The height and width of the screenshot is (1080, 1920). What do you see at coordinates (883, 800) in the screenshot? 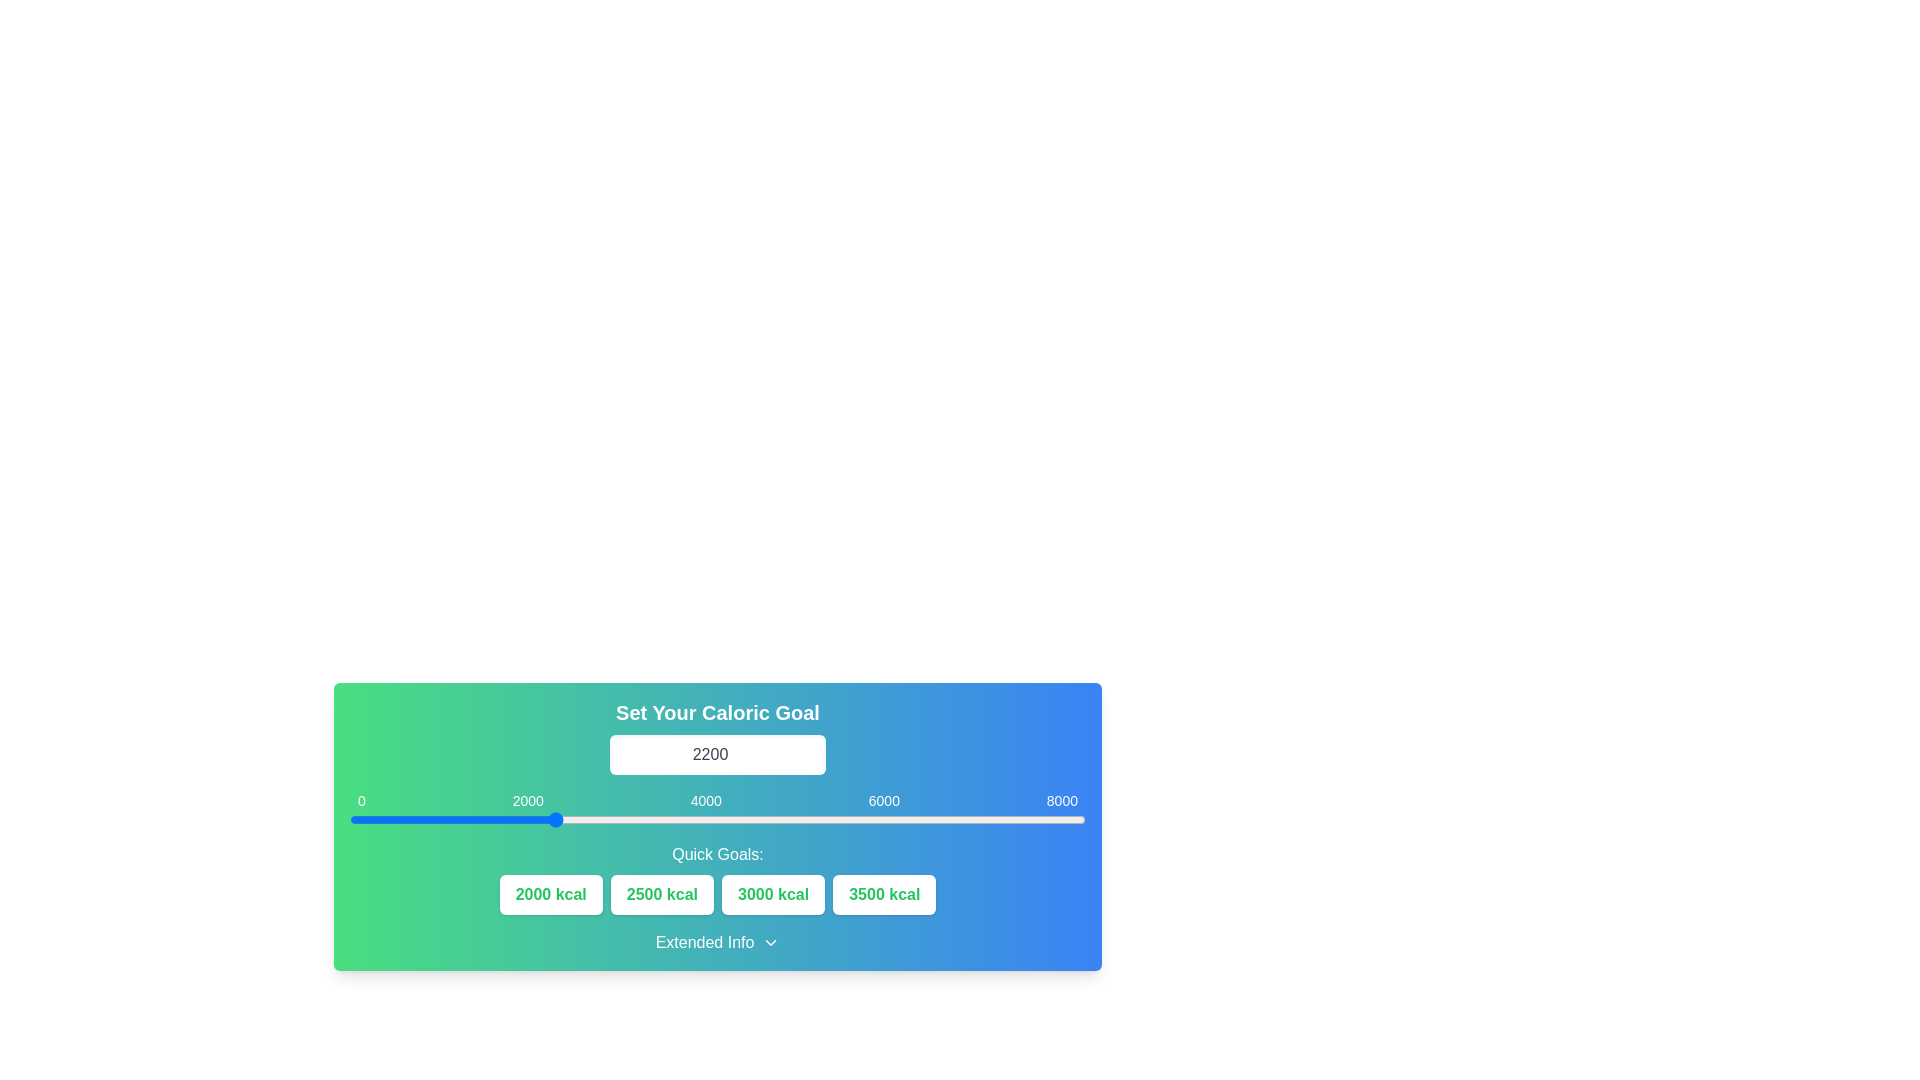
I see `the fourth text label indicating the caloric value of 6000 kcal, which is positioned between the labels for 4000 and 8000 in a horizontally arranged group` at bounding box center [883, 800].